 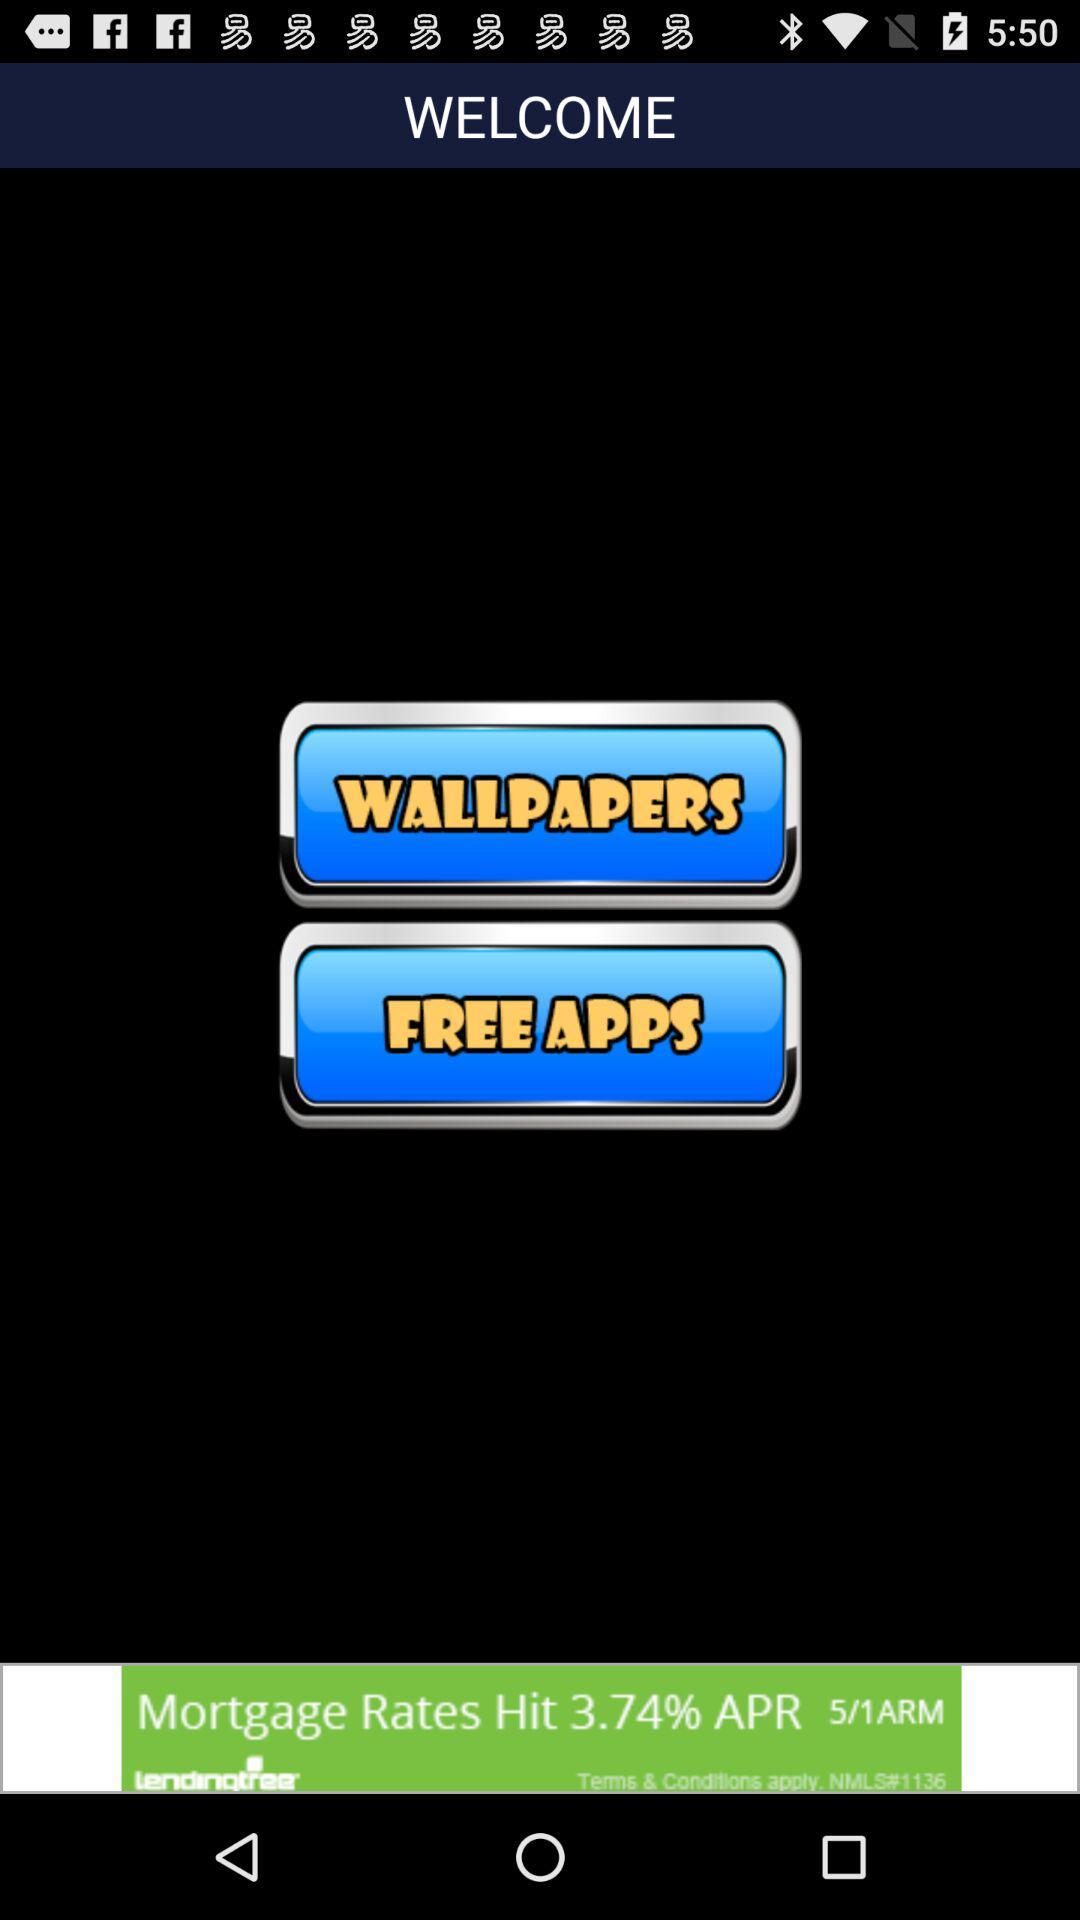 What do you see at coordinates (540, 1727) in the screenshot?
I see `advertisement information` at bounding box center [540, 1727].